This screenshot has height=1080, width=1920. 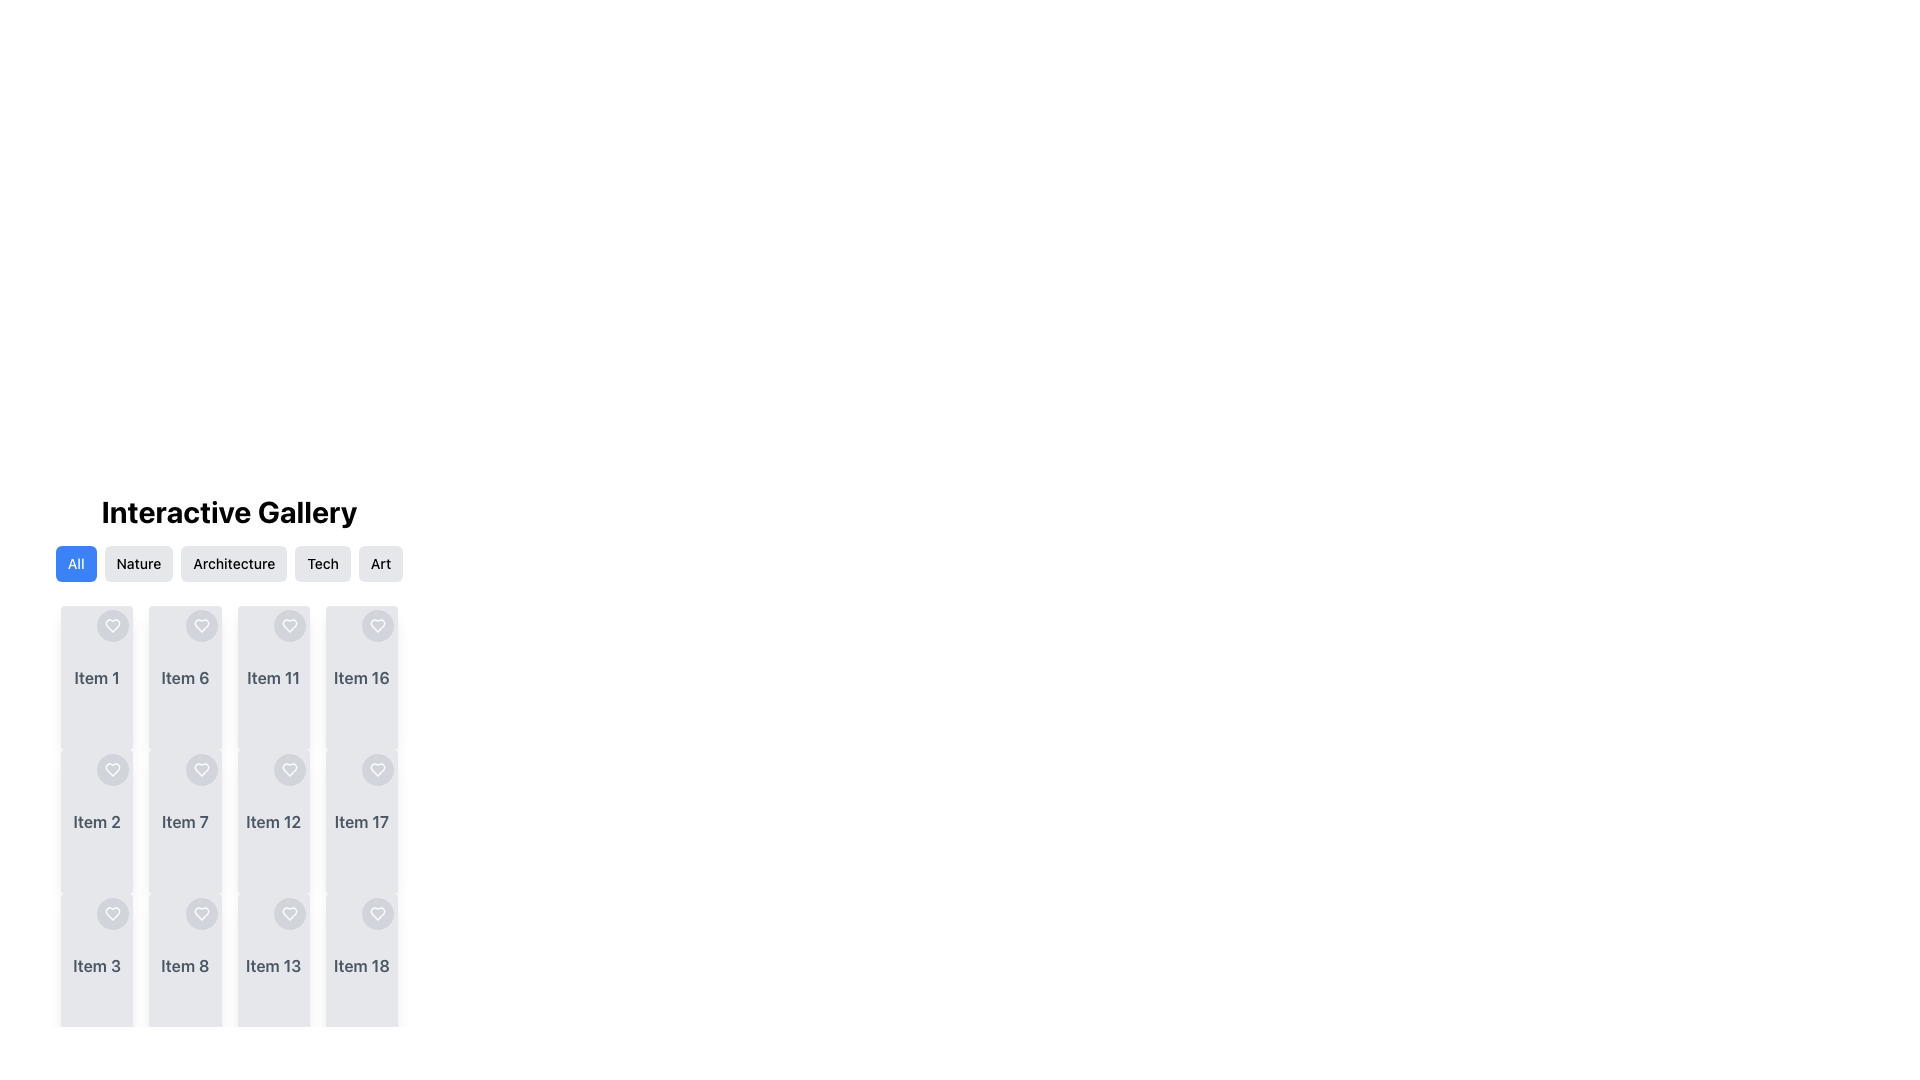 I want to click on the text label displaying 'Item 7' in the second column, second row of the grid layout, which is styled with a gray bold font, so click(x=185, y=821).